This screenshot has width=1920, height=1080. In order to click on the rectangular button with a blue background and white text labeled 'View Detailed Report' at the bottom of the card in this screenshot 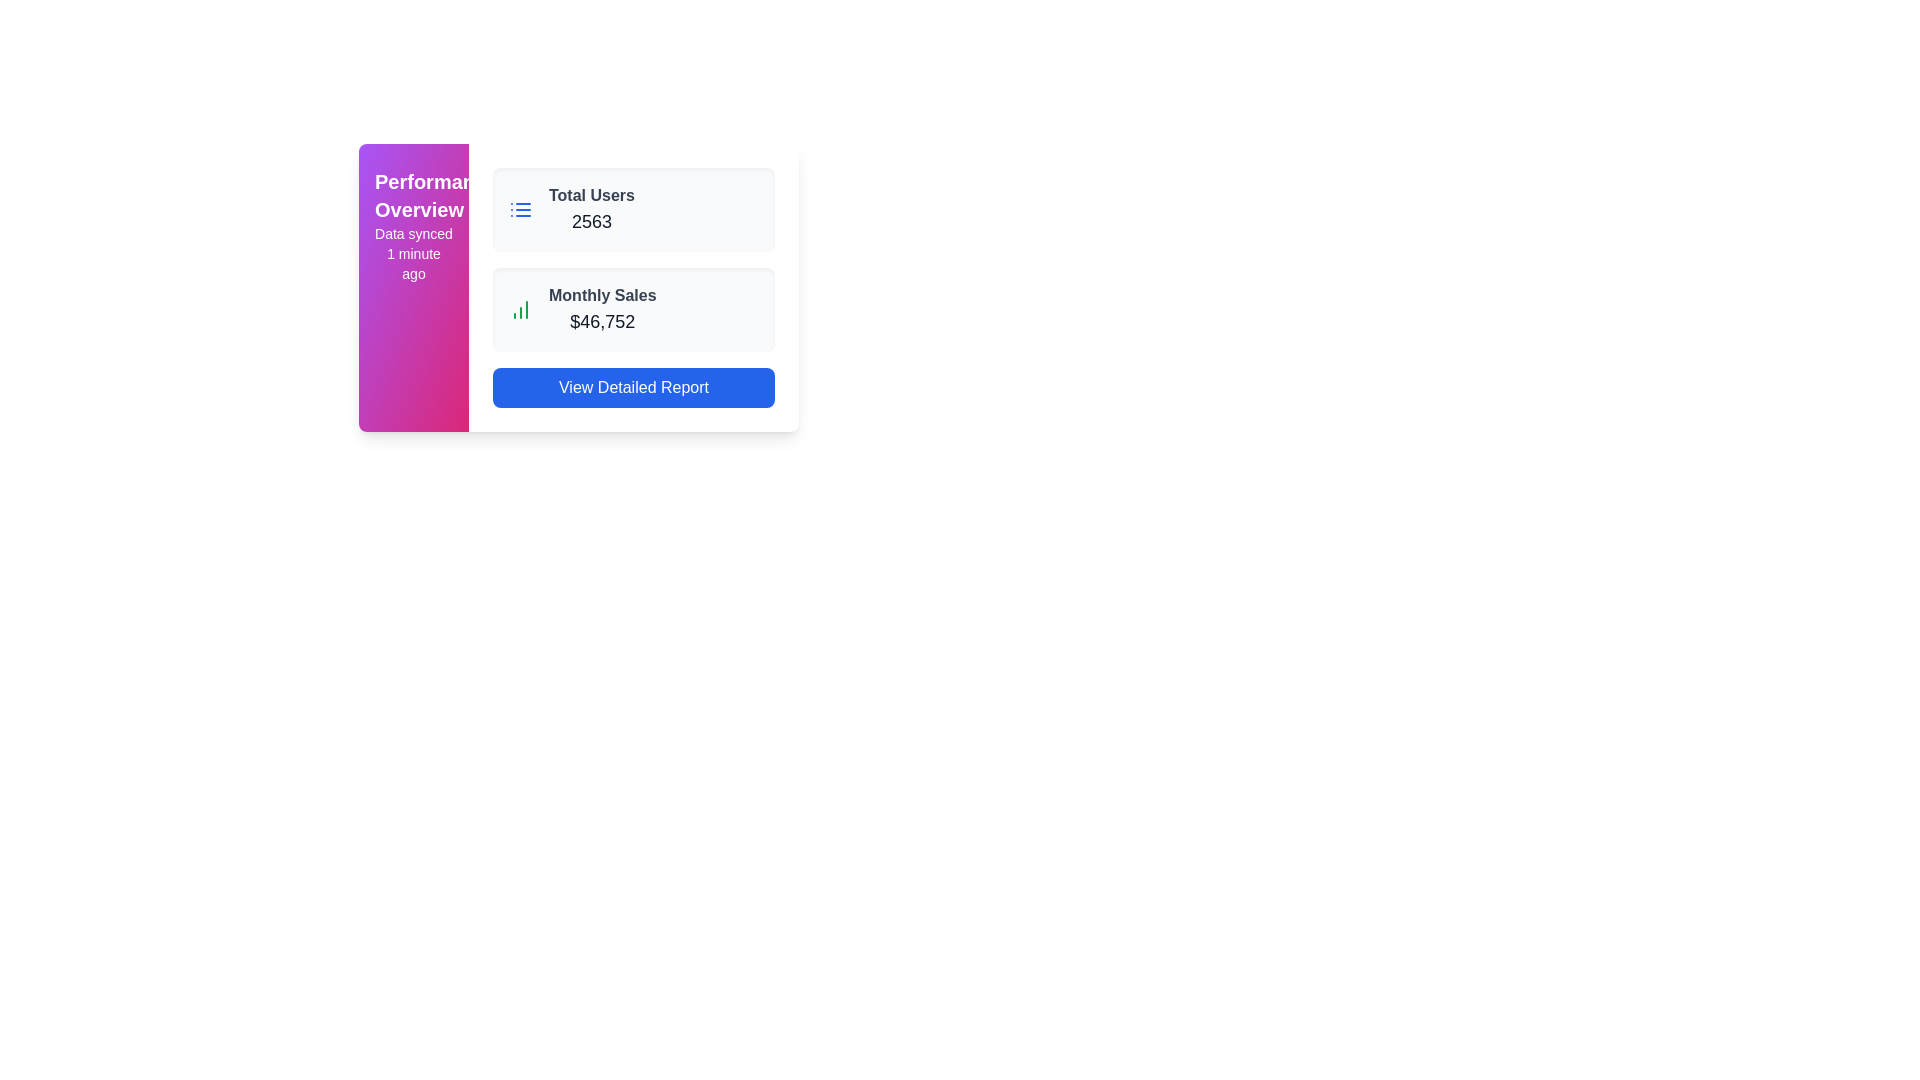, I will do `click(632, 388)`.